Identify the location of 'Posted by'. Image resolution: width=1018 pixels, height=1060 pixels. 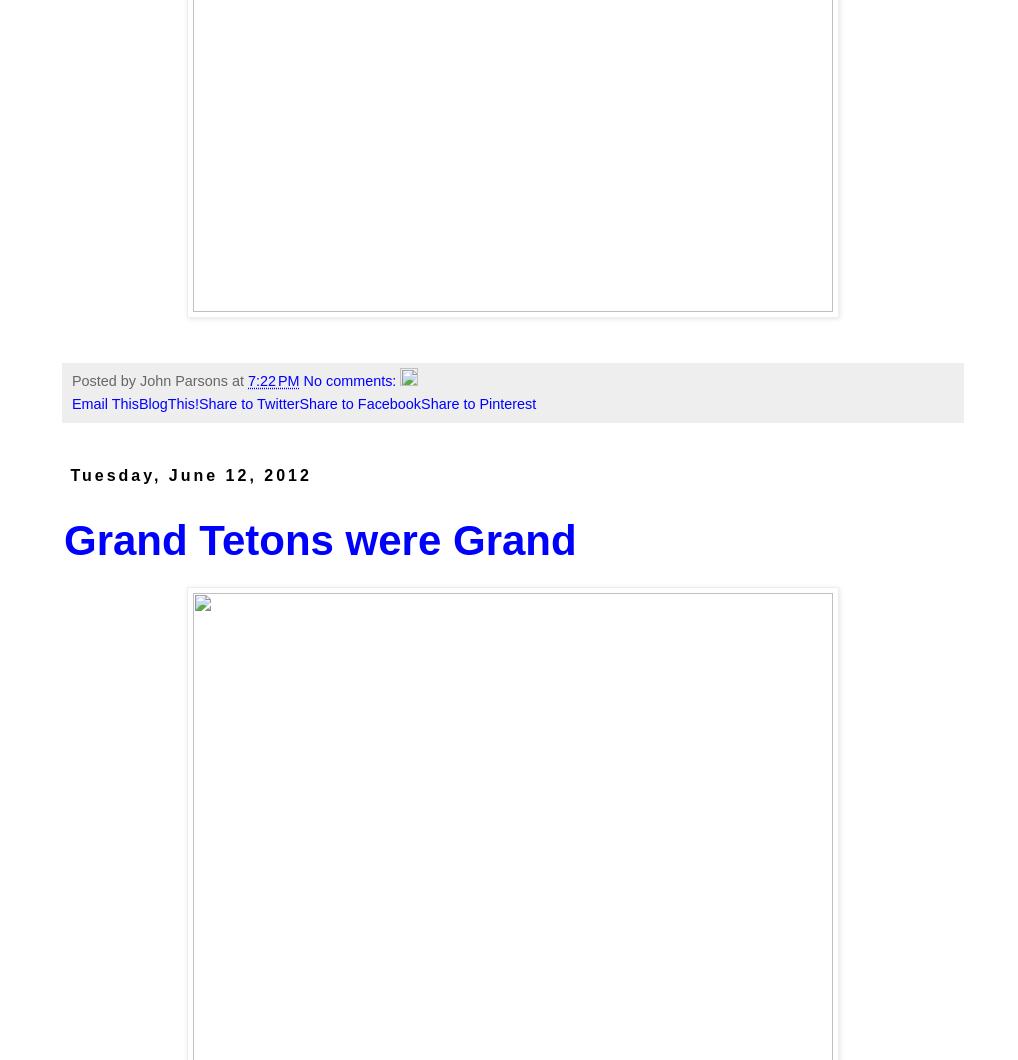
(104, 380).